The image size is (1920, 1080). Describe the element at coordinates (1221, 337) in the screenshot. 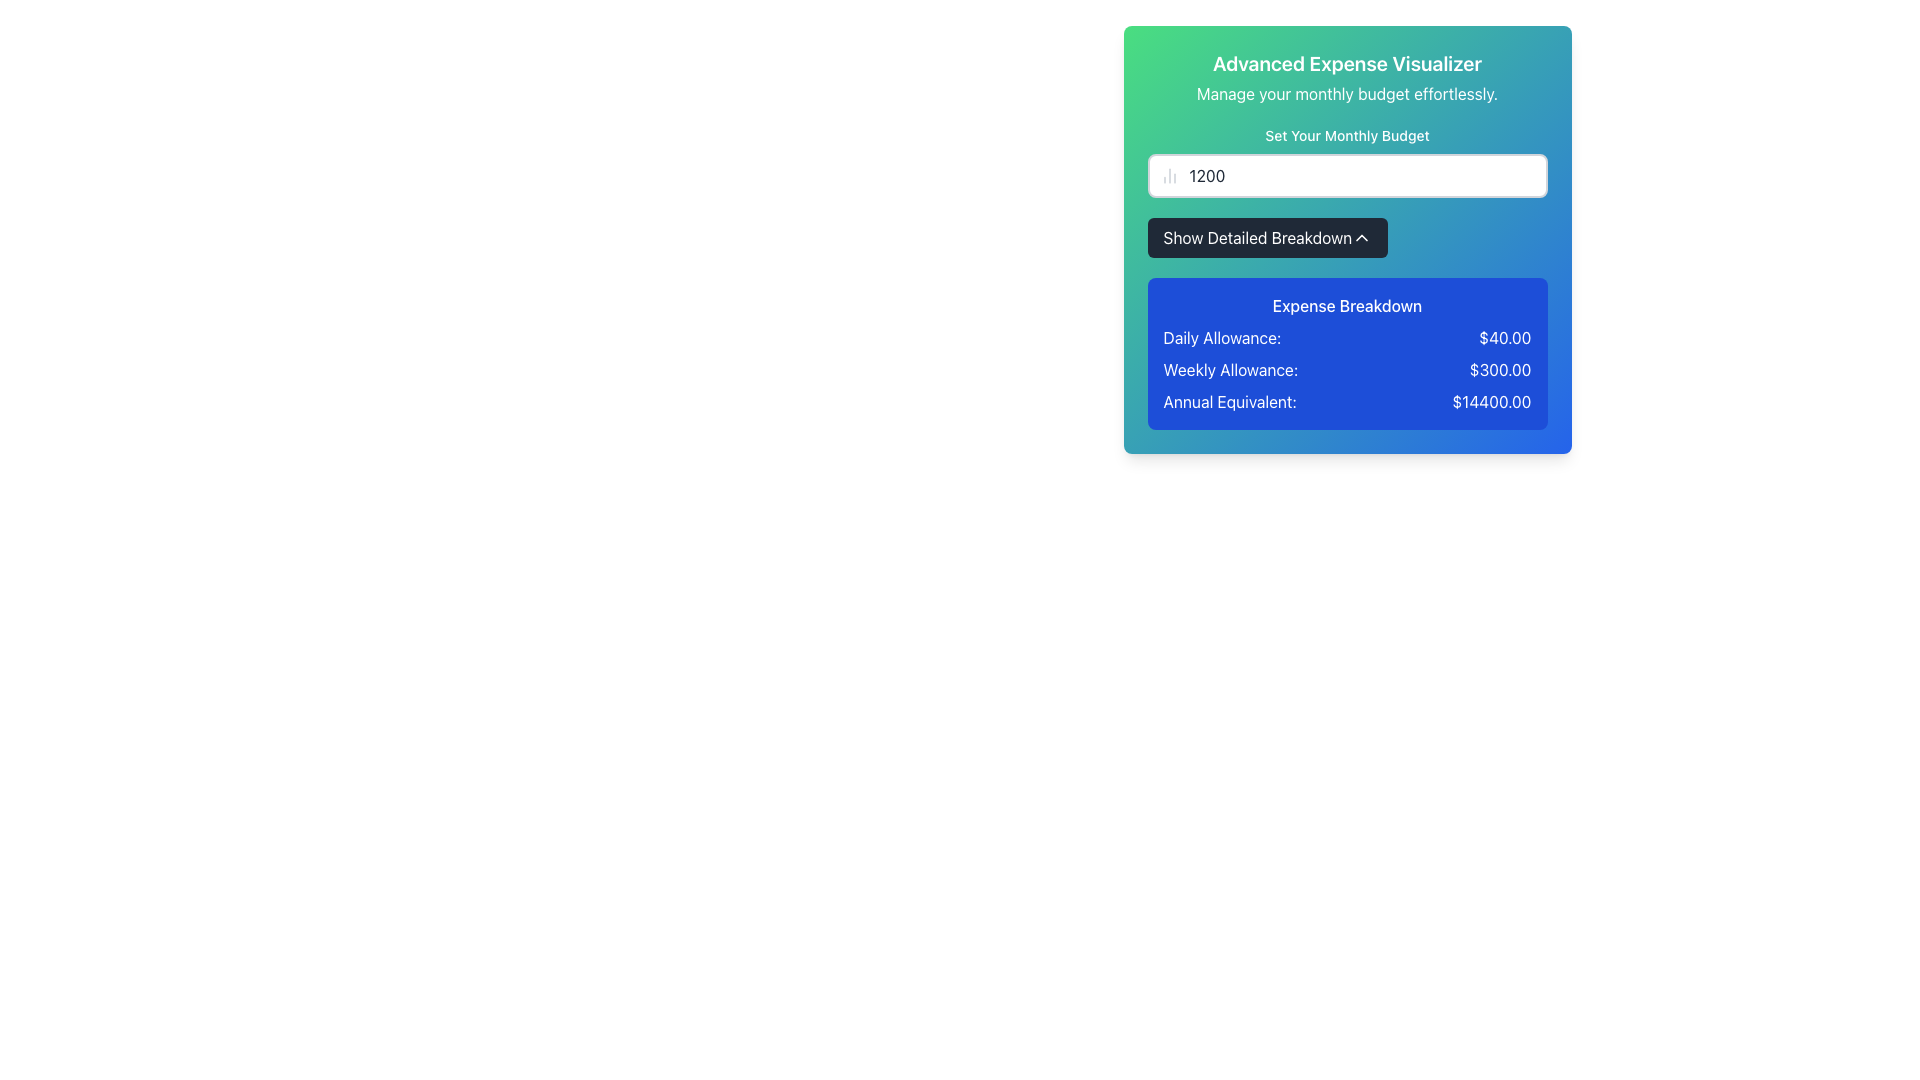

I see `the text label that reads 'Daily Allowance:' which is styled with white text on a blue background, located in the top-left corner of the 'Expense Breakdown' section` at that location.